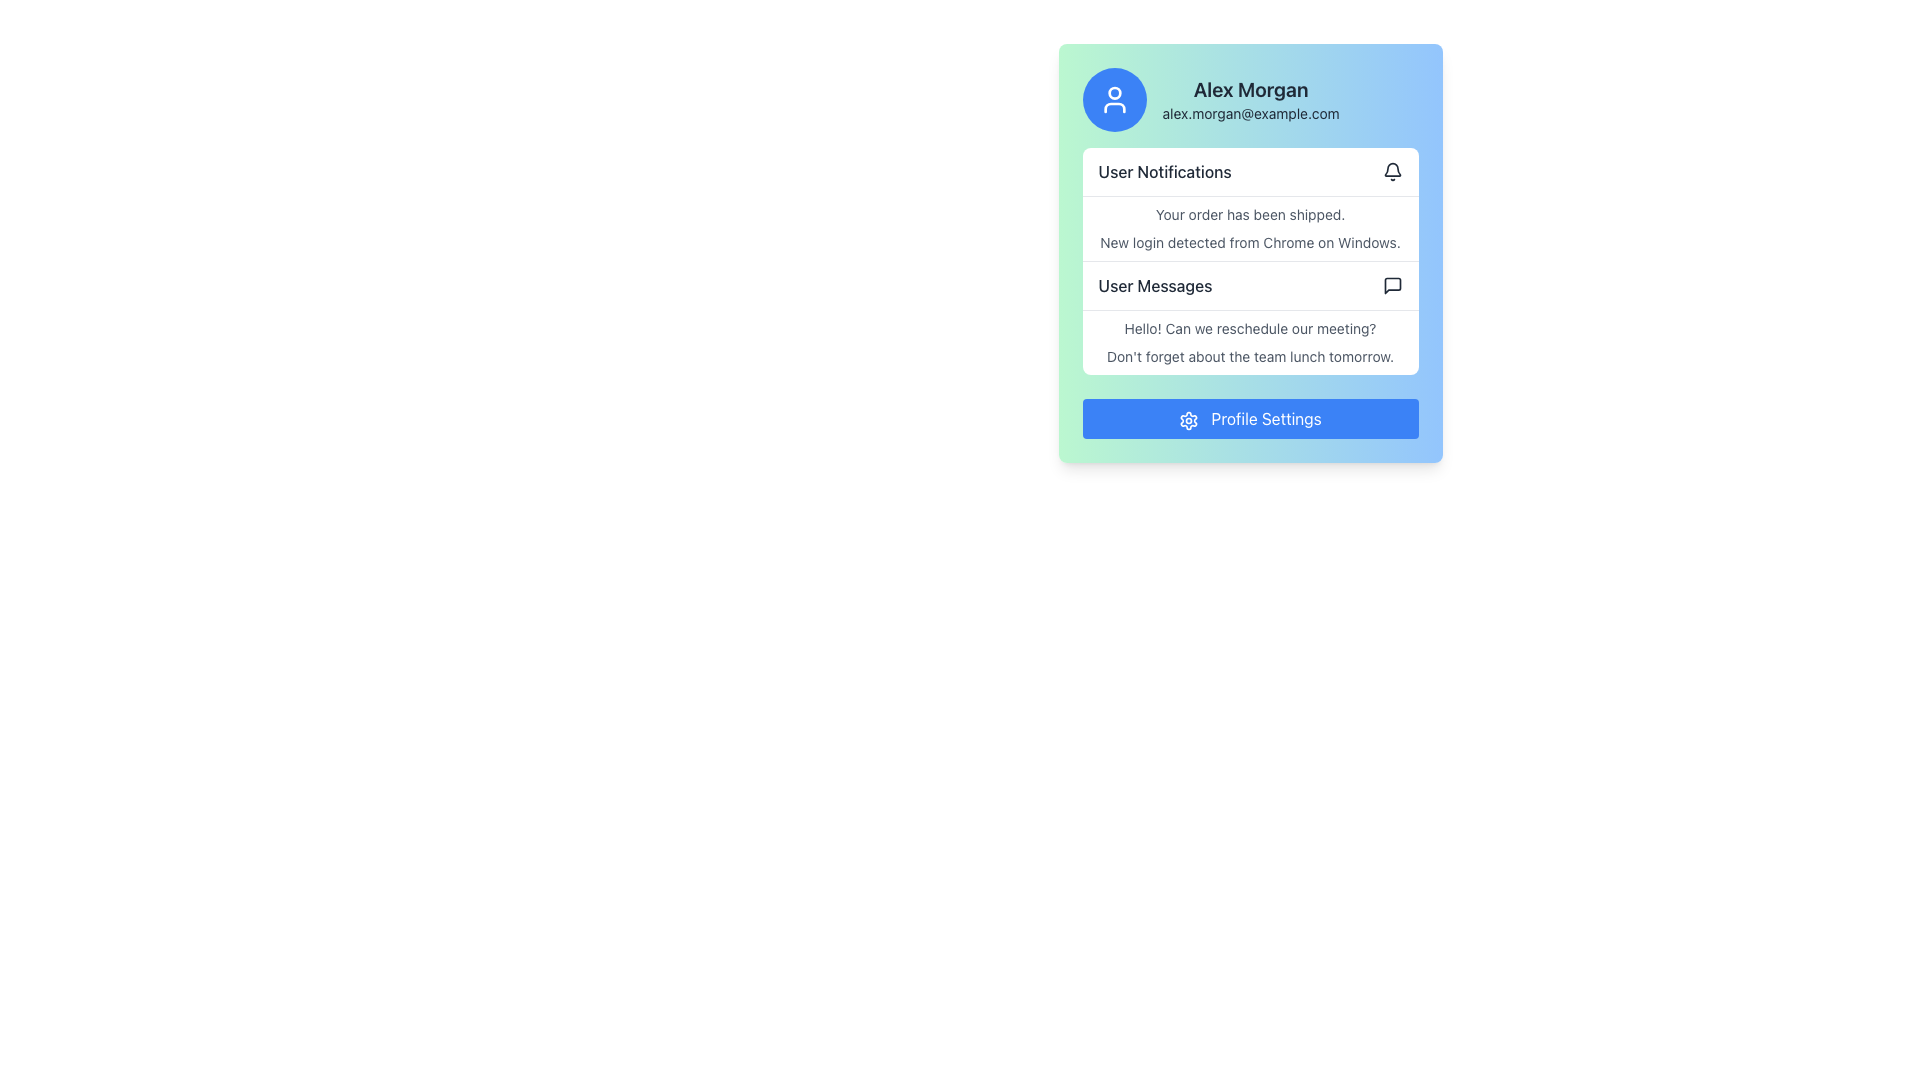 This screenshot has height=1080, width=1920. I want to click on the Text label displaying the user's email address, located below 'Alex Morgan' in the upper section of a card-like interface with a gradient blue-to-green background, so click(1250, 114).